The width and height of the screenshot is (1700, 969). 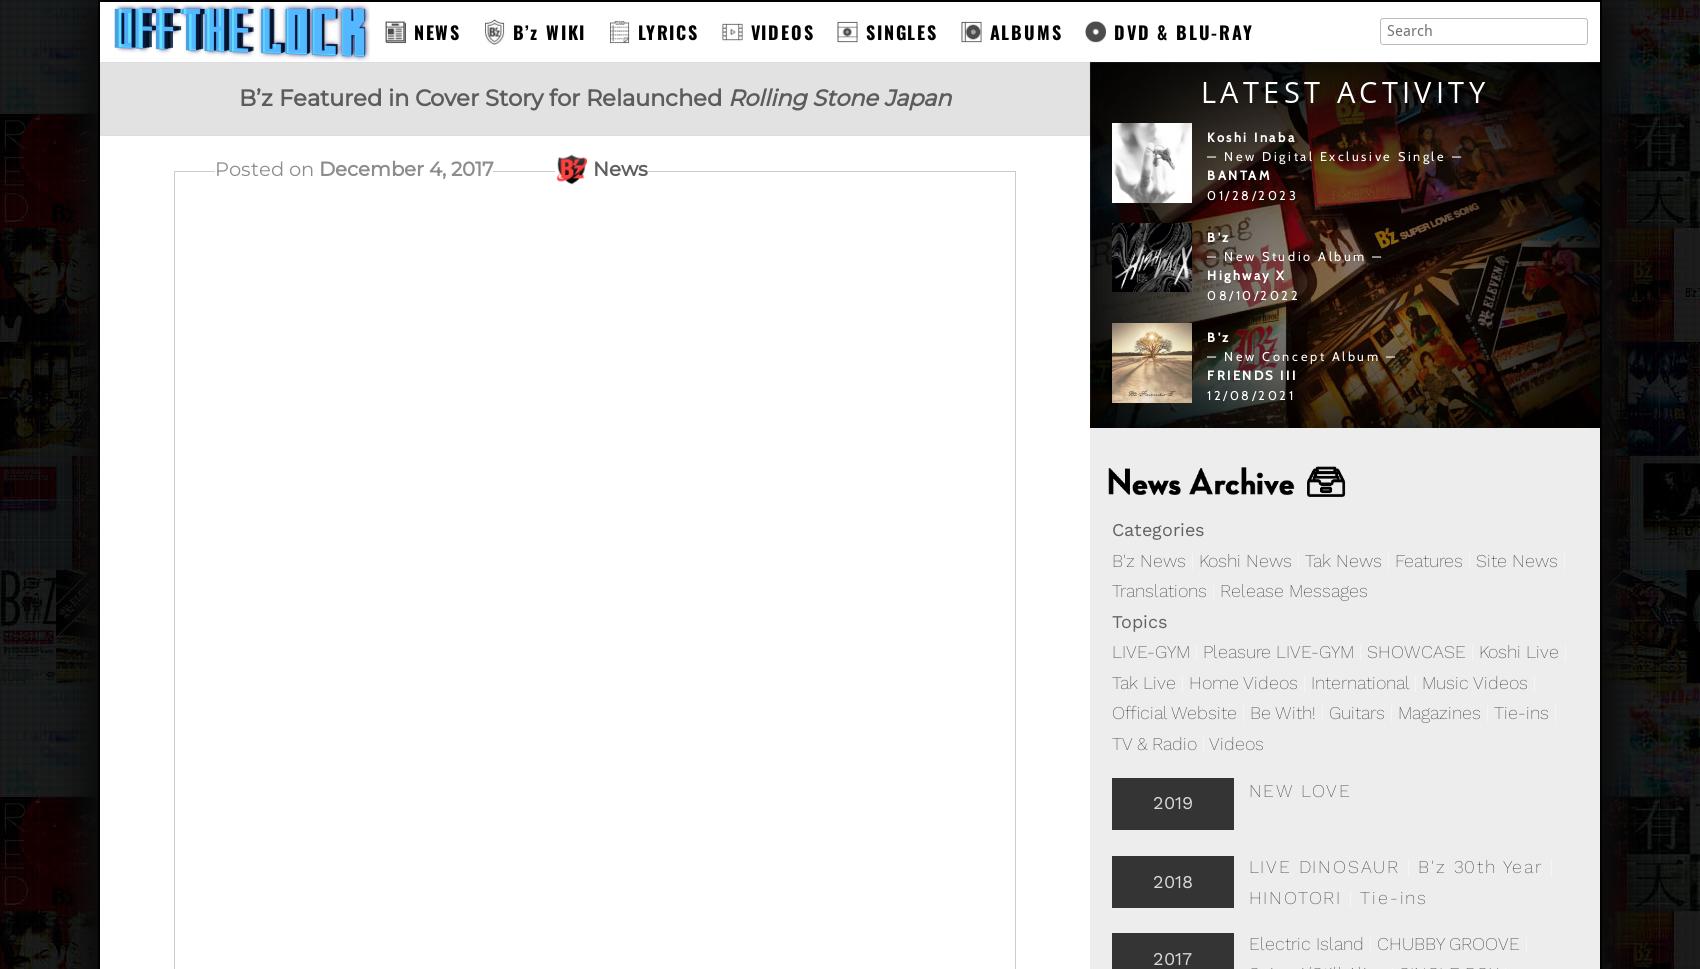 What do you see at coordinates (1154, 743) in the screenshot?
I see `'TV & Radio'` at bounding box center [1154, 743].